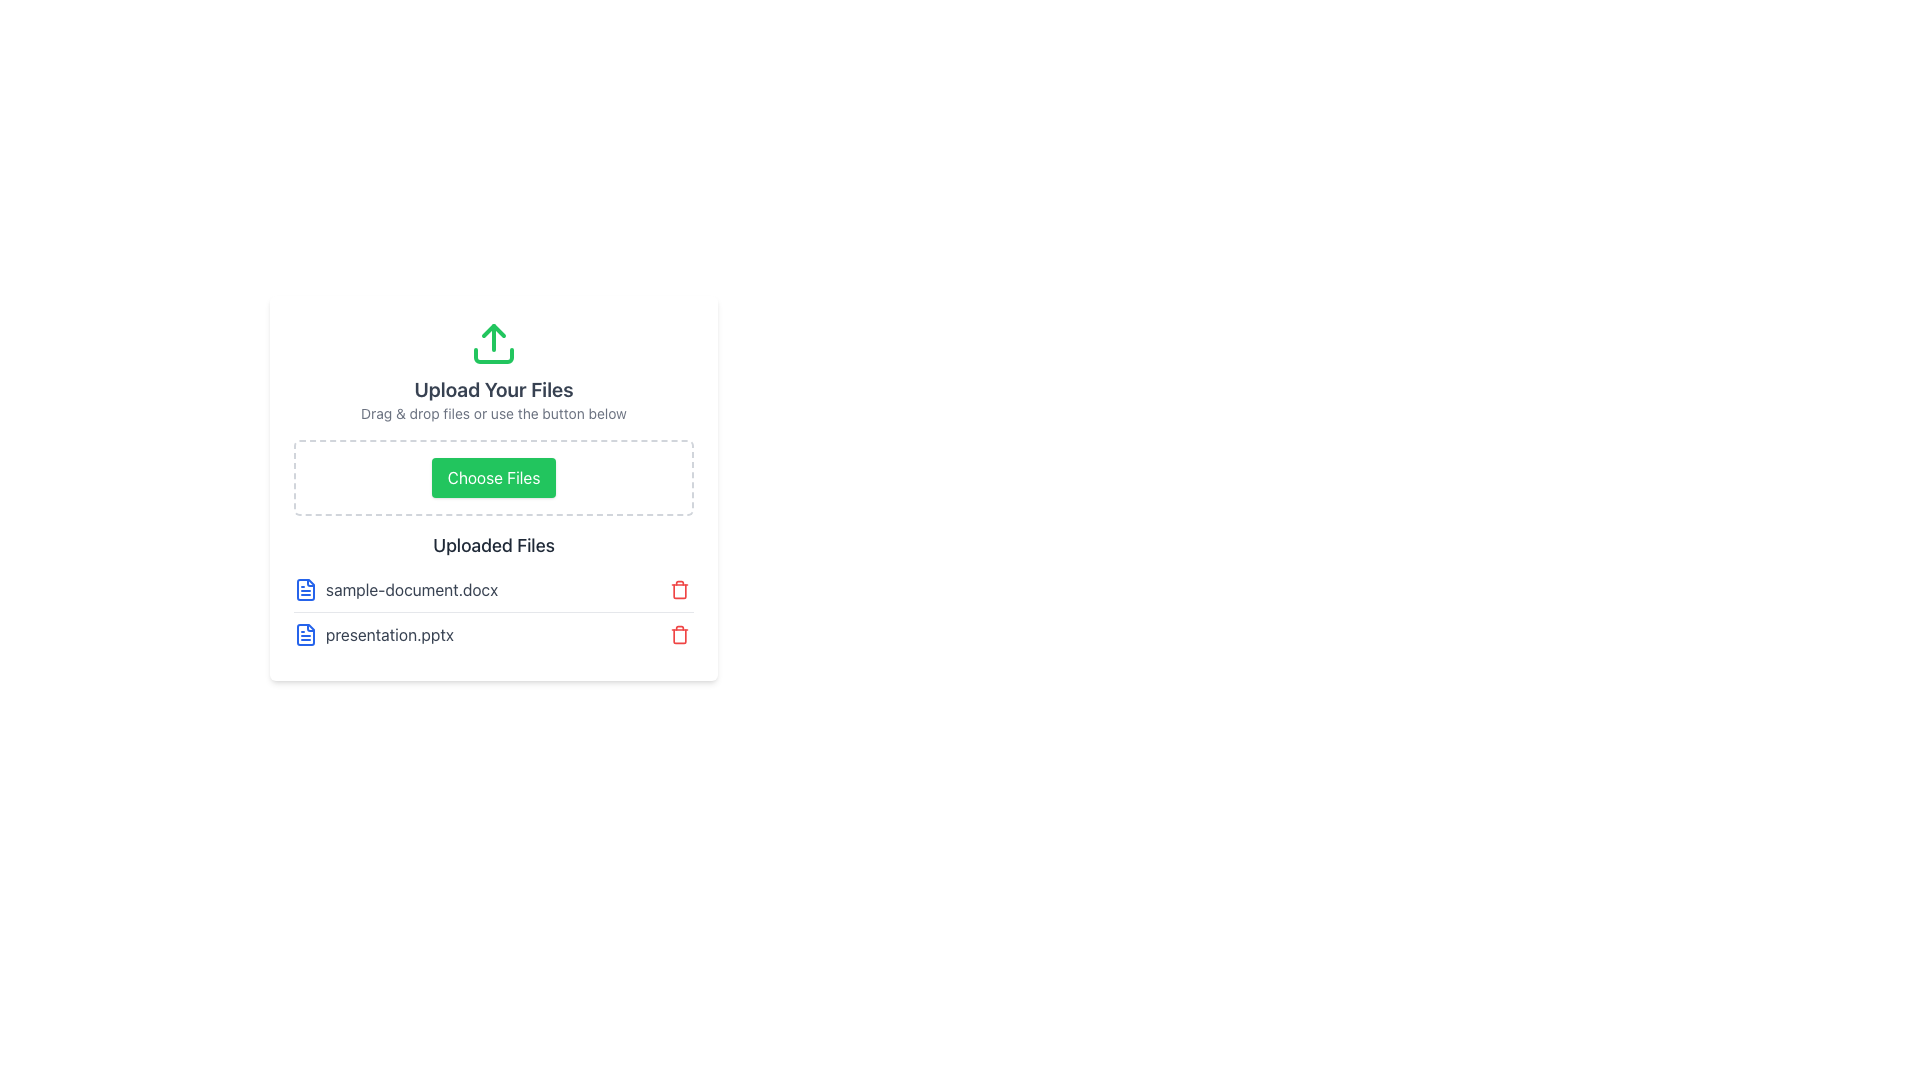  Describe the element at coordinates (396, 589) in the screenshot. I see `the first item in the uploaded files list, which represents a file with its filename and an icon` at that location.